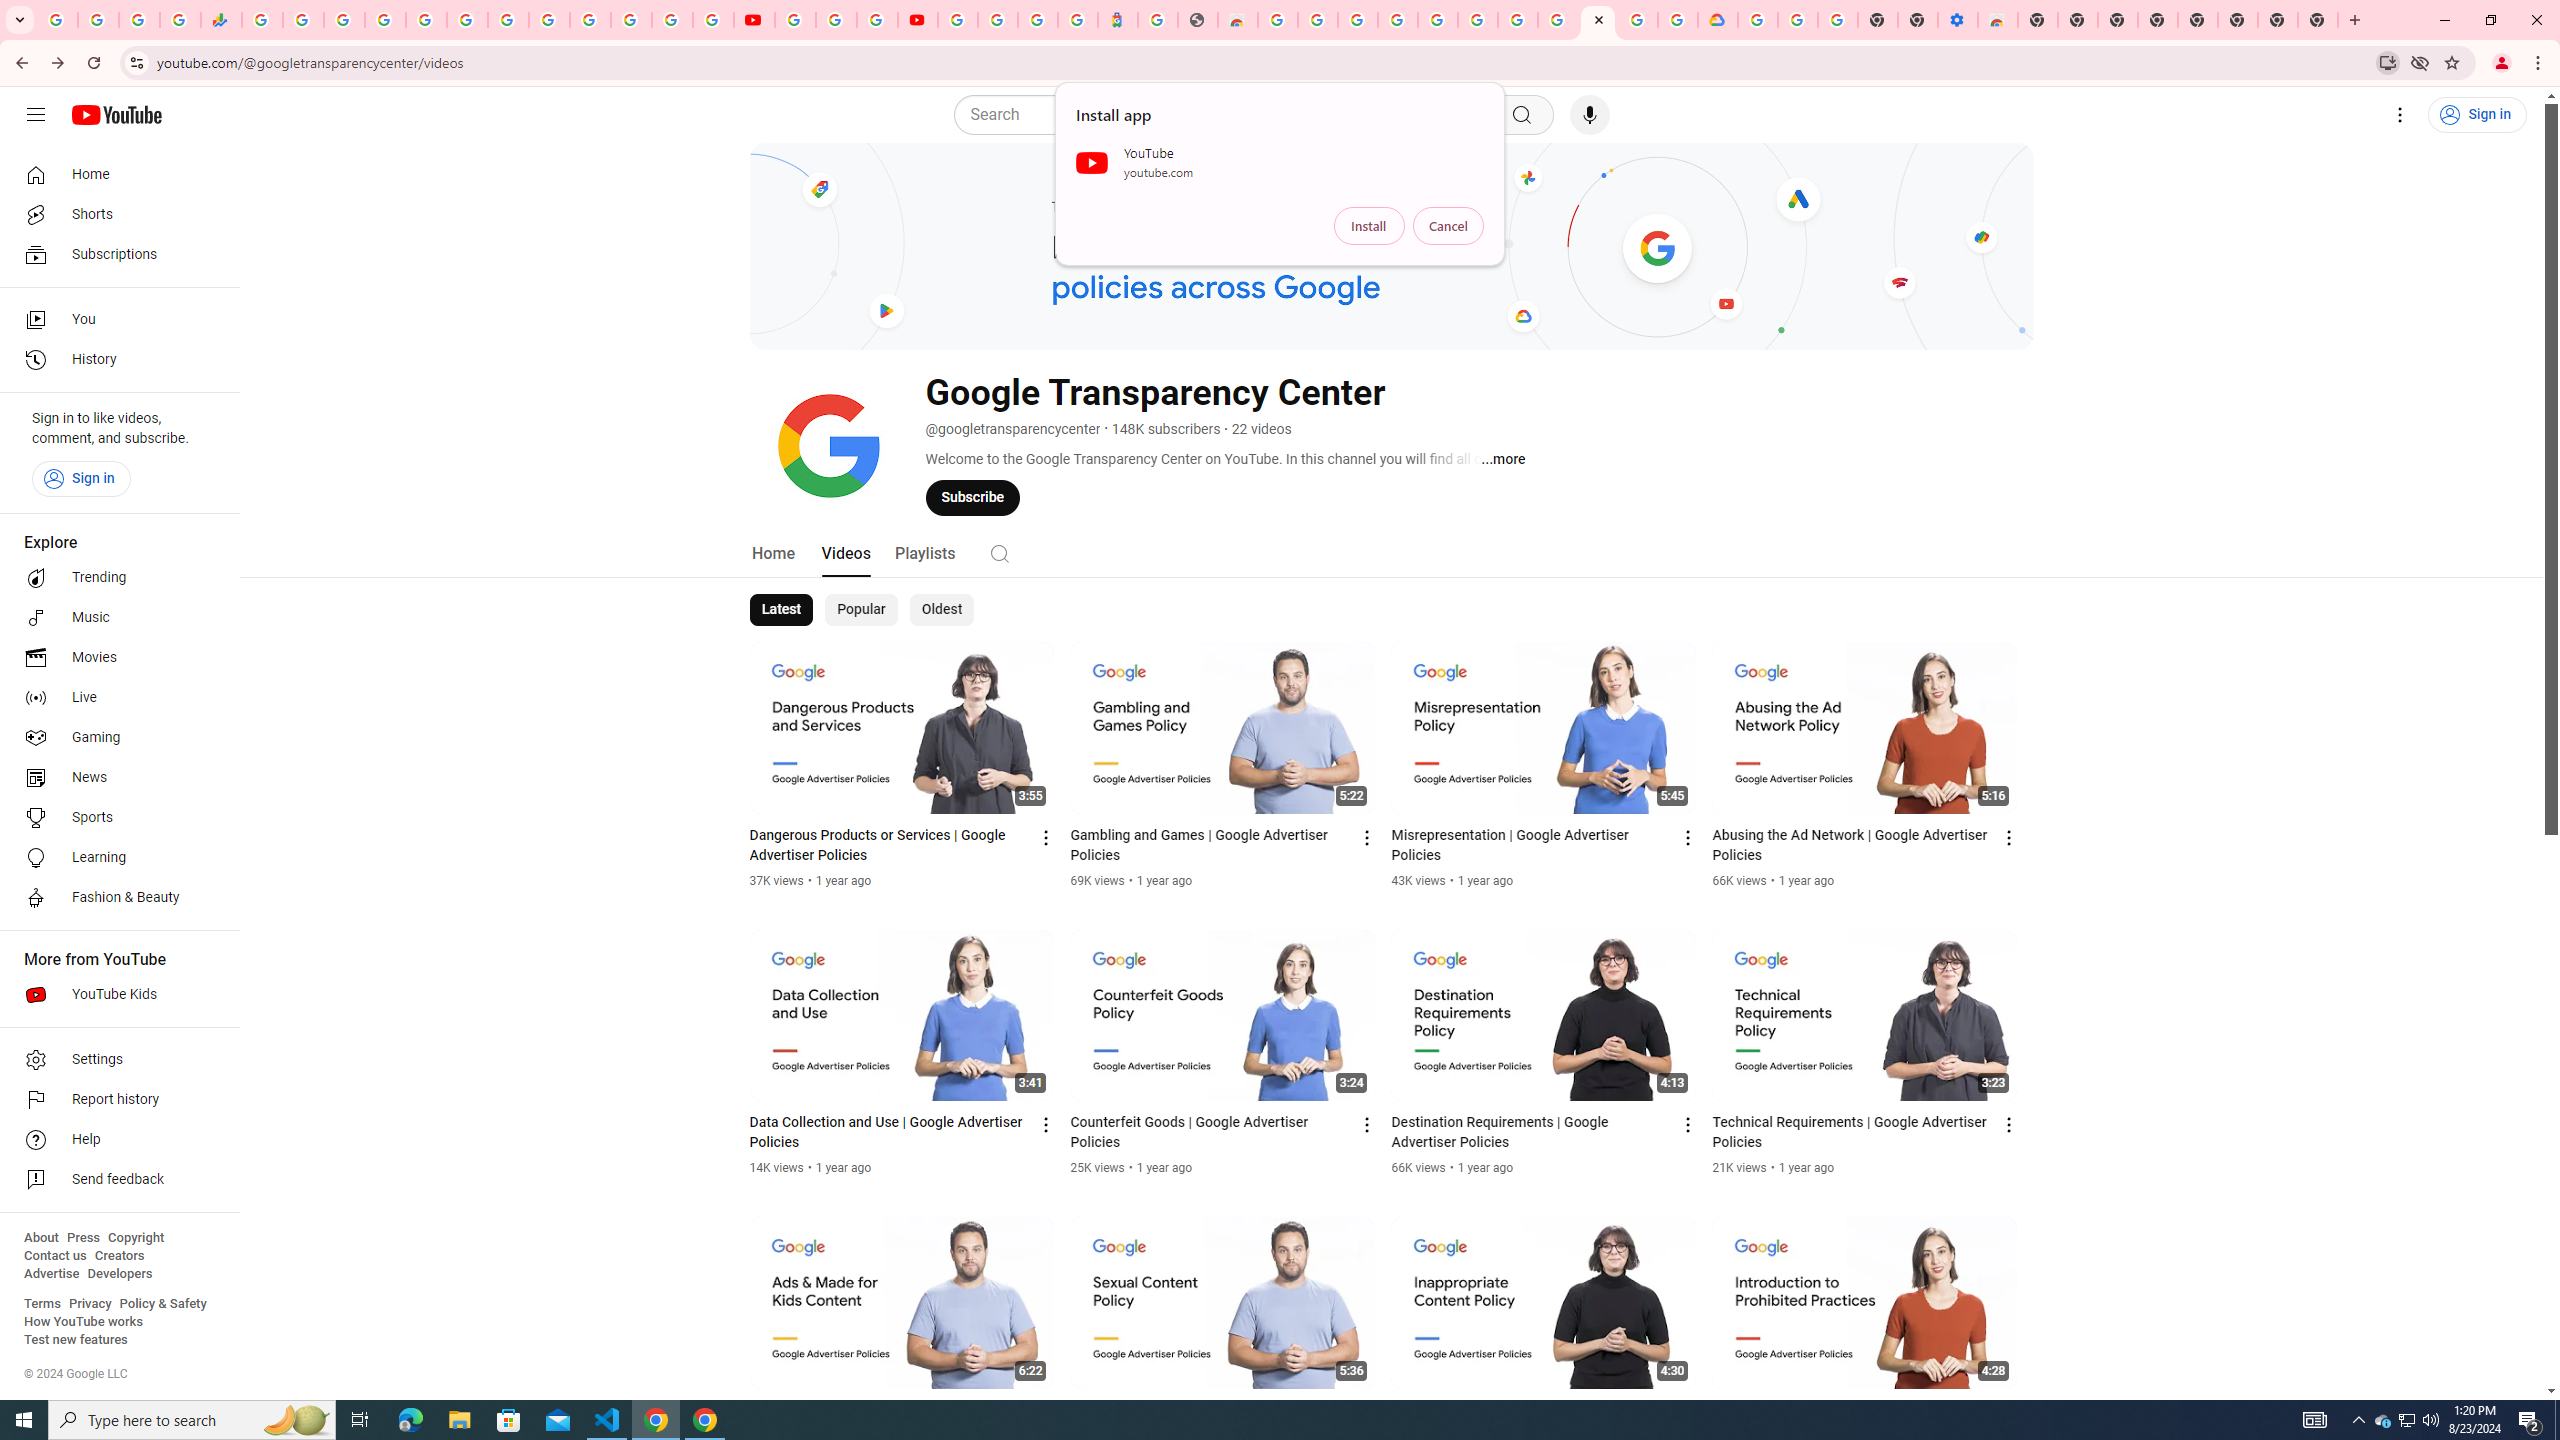 The image size is (2560, 1440). What do you see at coordinates (54, 1255) in the screenshot?
I see `'Contact us'` at bounding box center [54, 1255].